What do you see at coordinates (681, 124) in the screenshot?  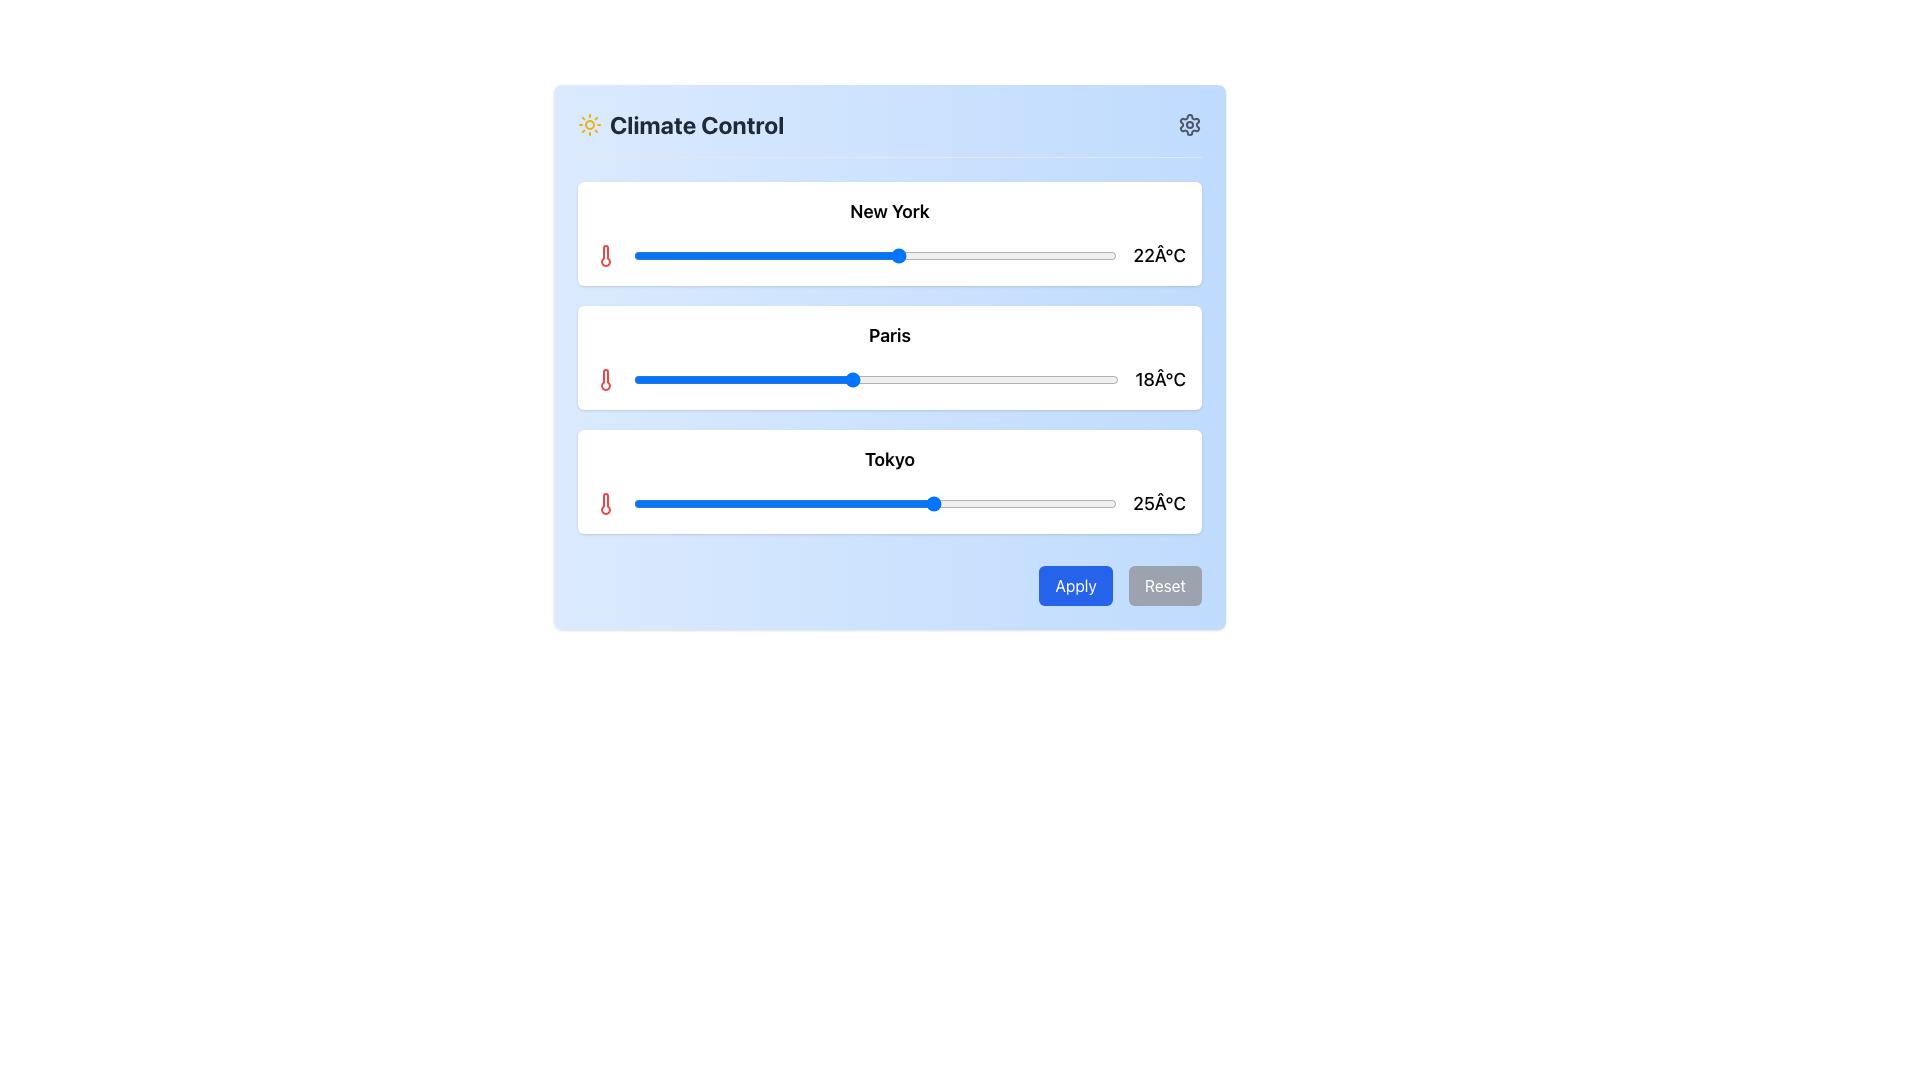 I see `the 'Climate Control' Text Label which serves as a descriptive header for climate control settings located in the top-left section of the header bar` at bounding box center [681, 124].